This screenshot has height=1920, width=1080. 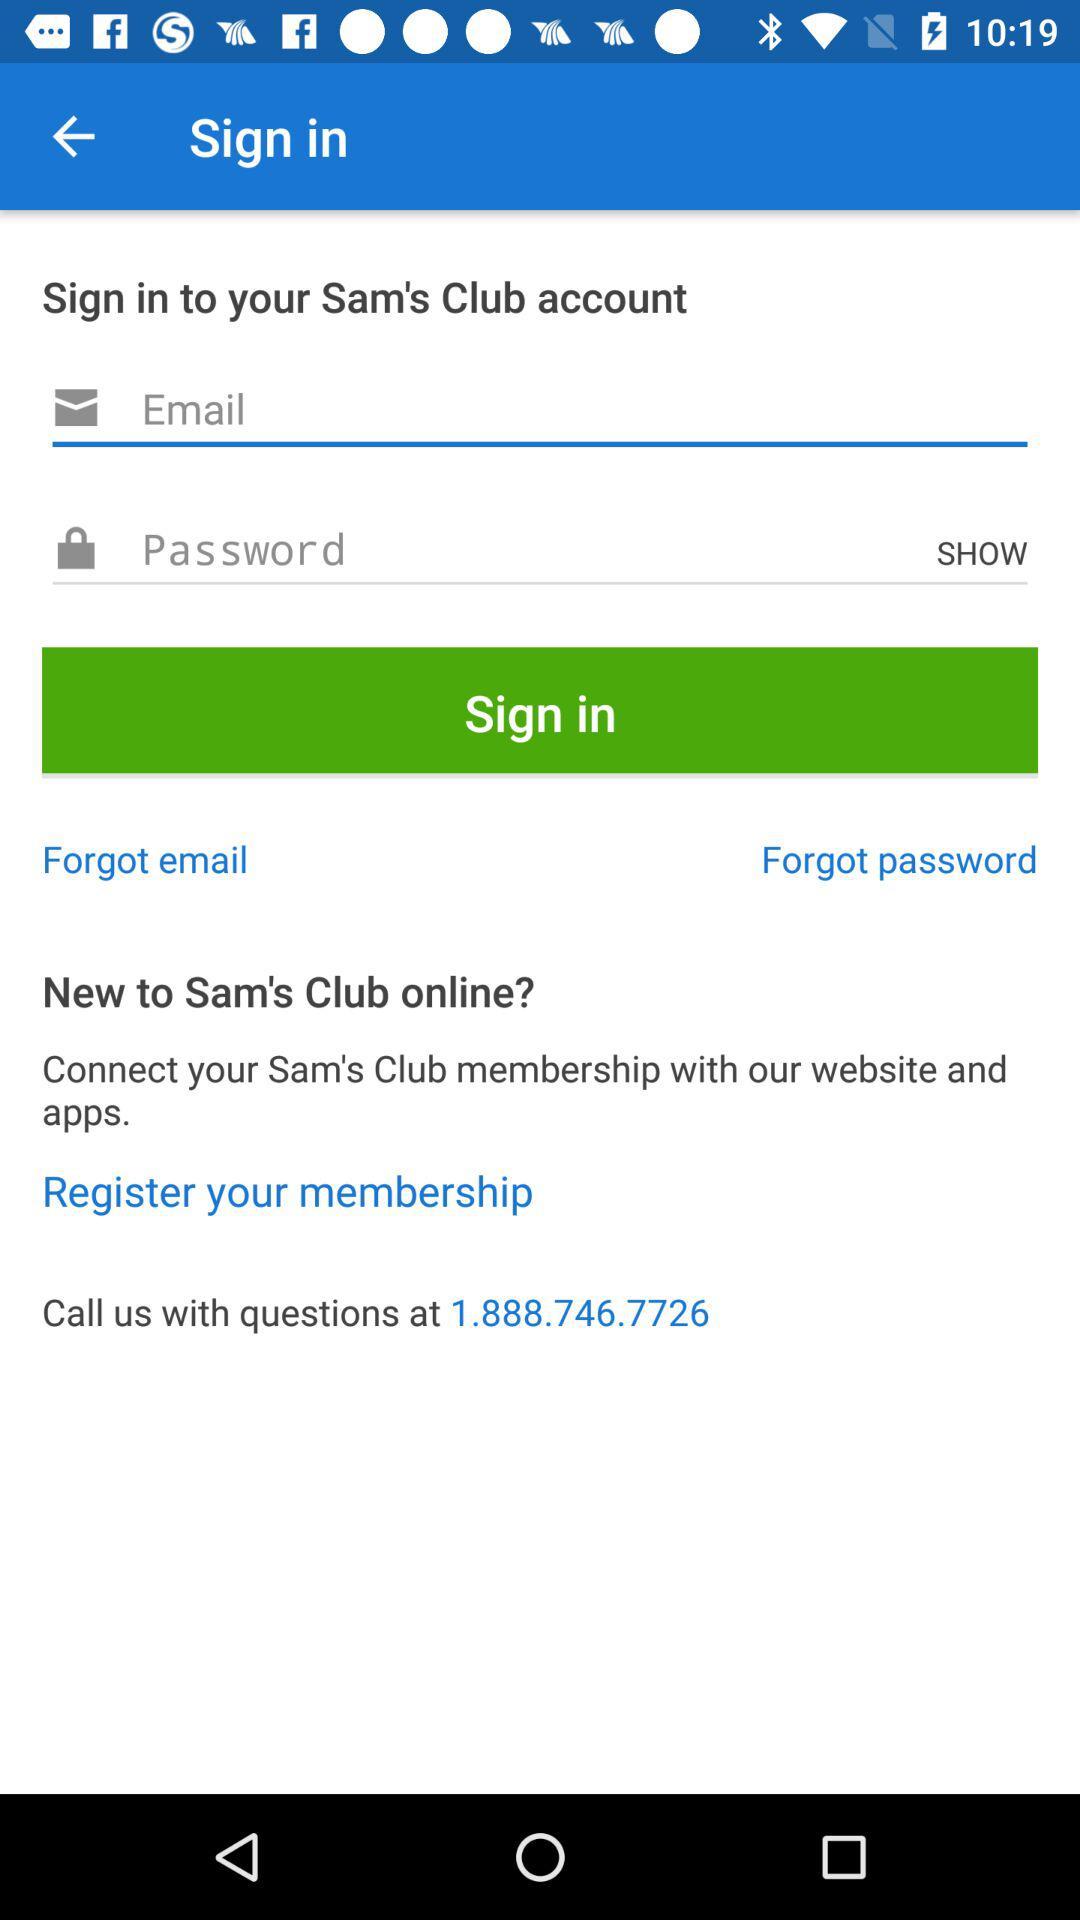 I want to click on the icon below the register your membership item, so click(x=540, y=1311).